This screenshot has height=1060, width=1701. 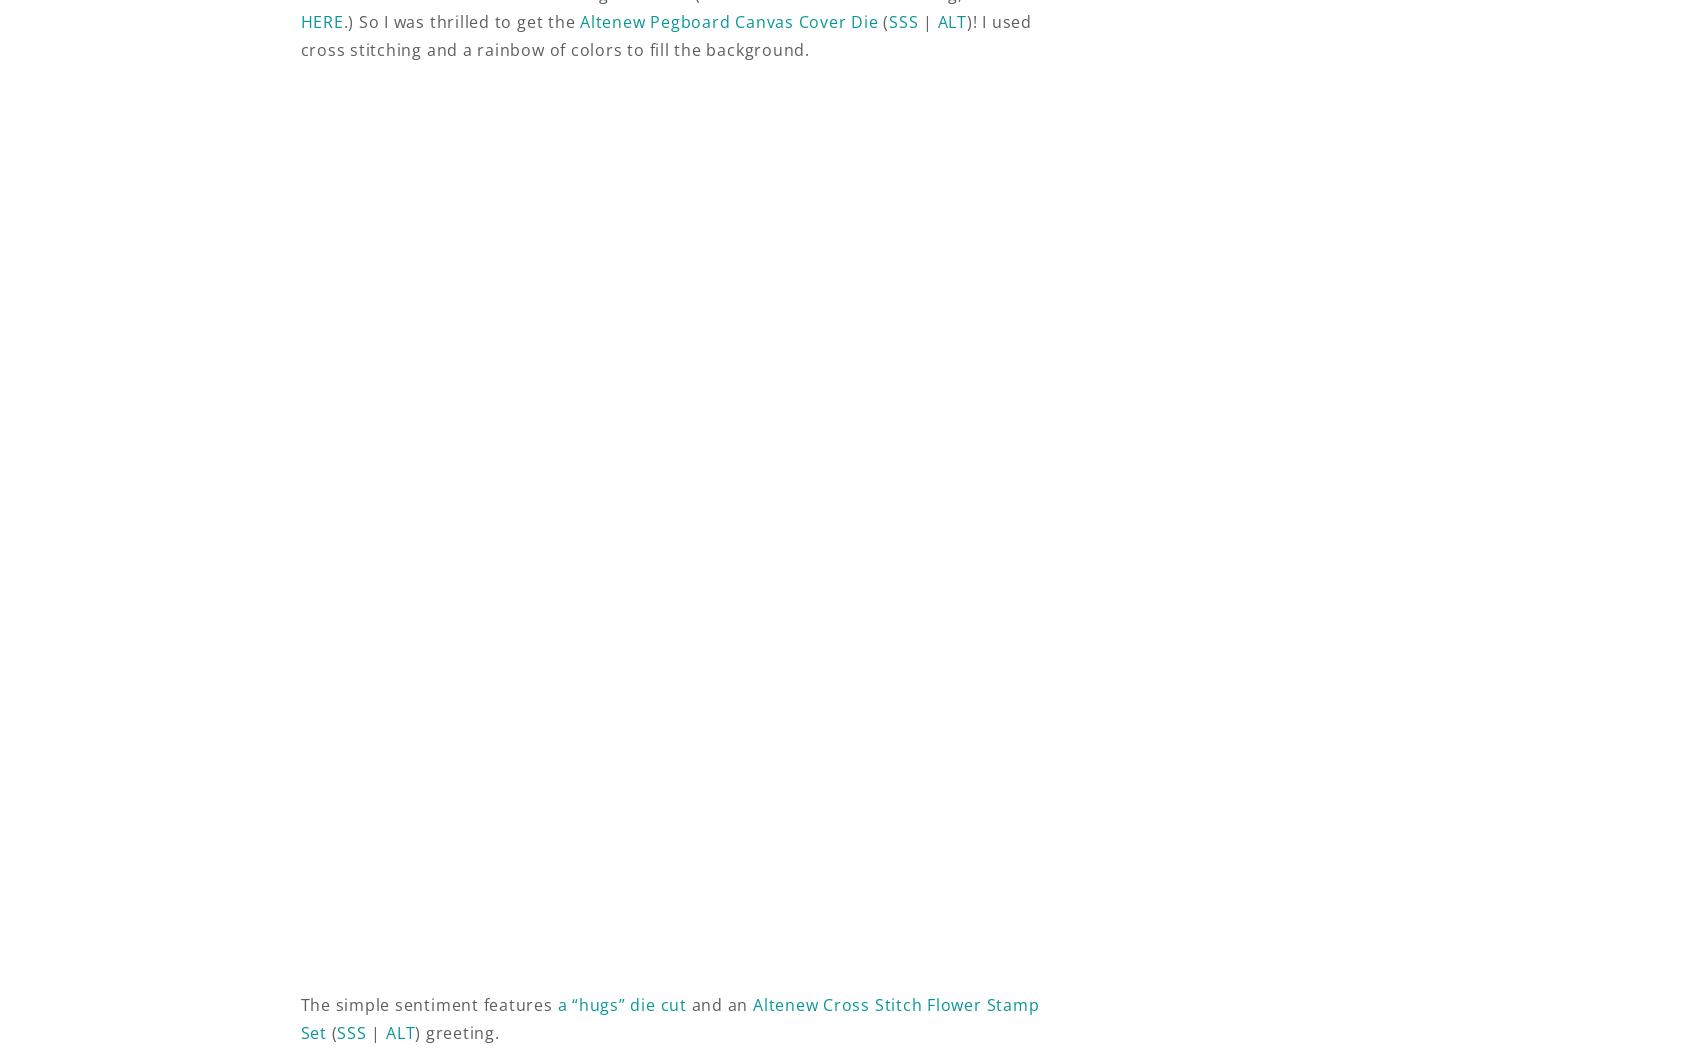 What do you see at coordinates (557, 1003) in the screenshot?
I see `'a “hugs” die cut'` at bounding box center [557, 1003].